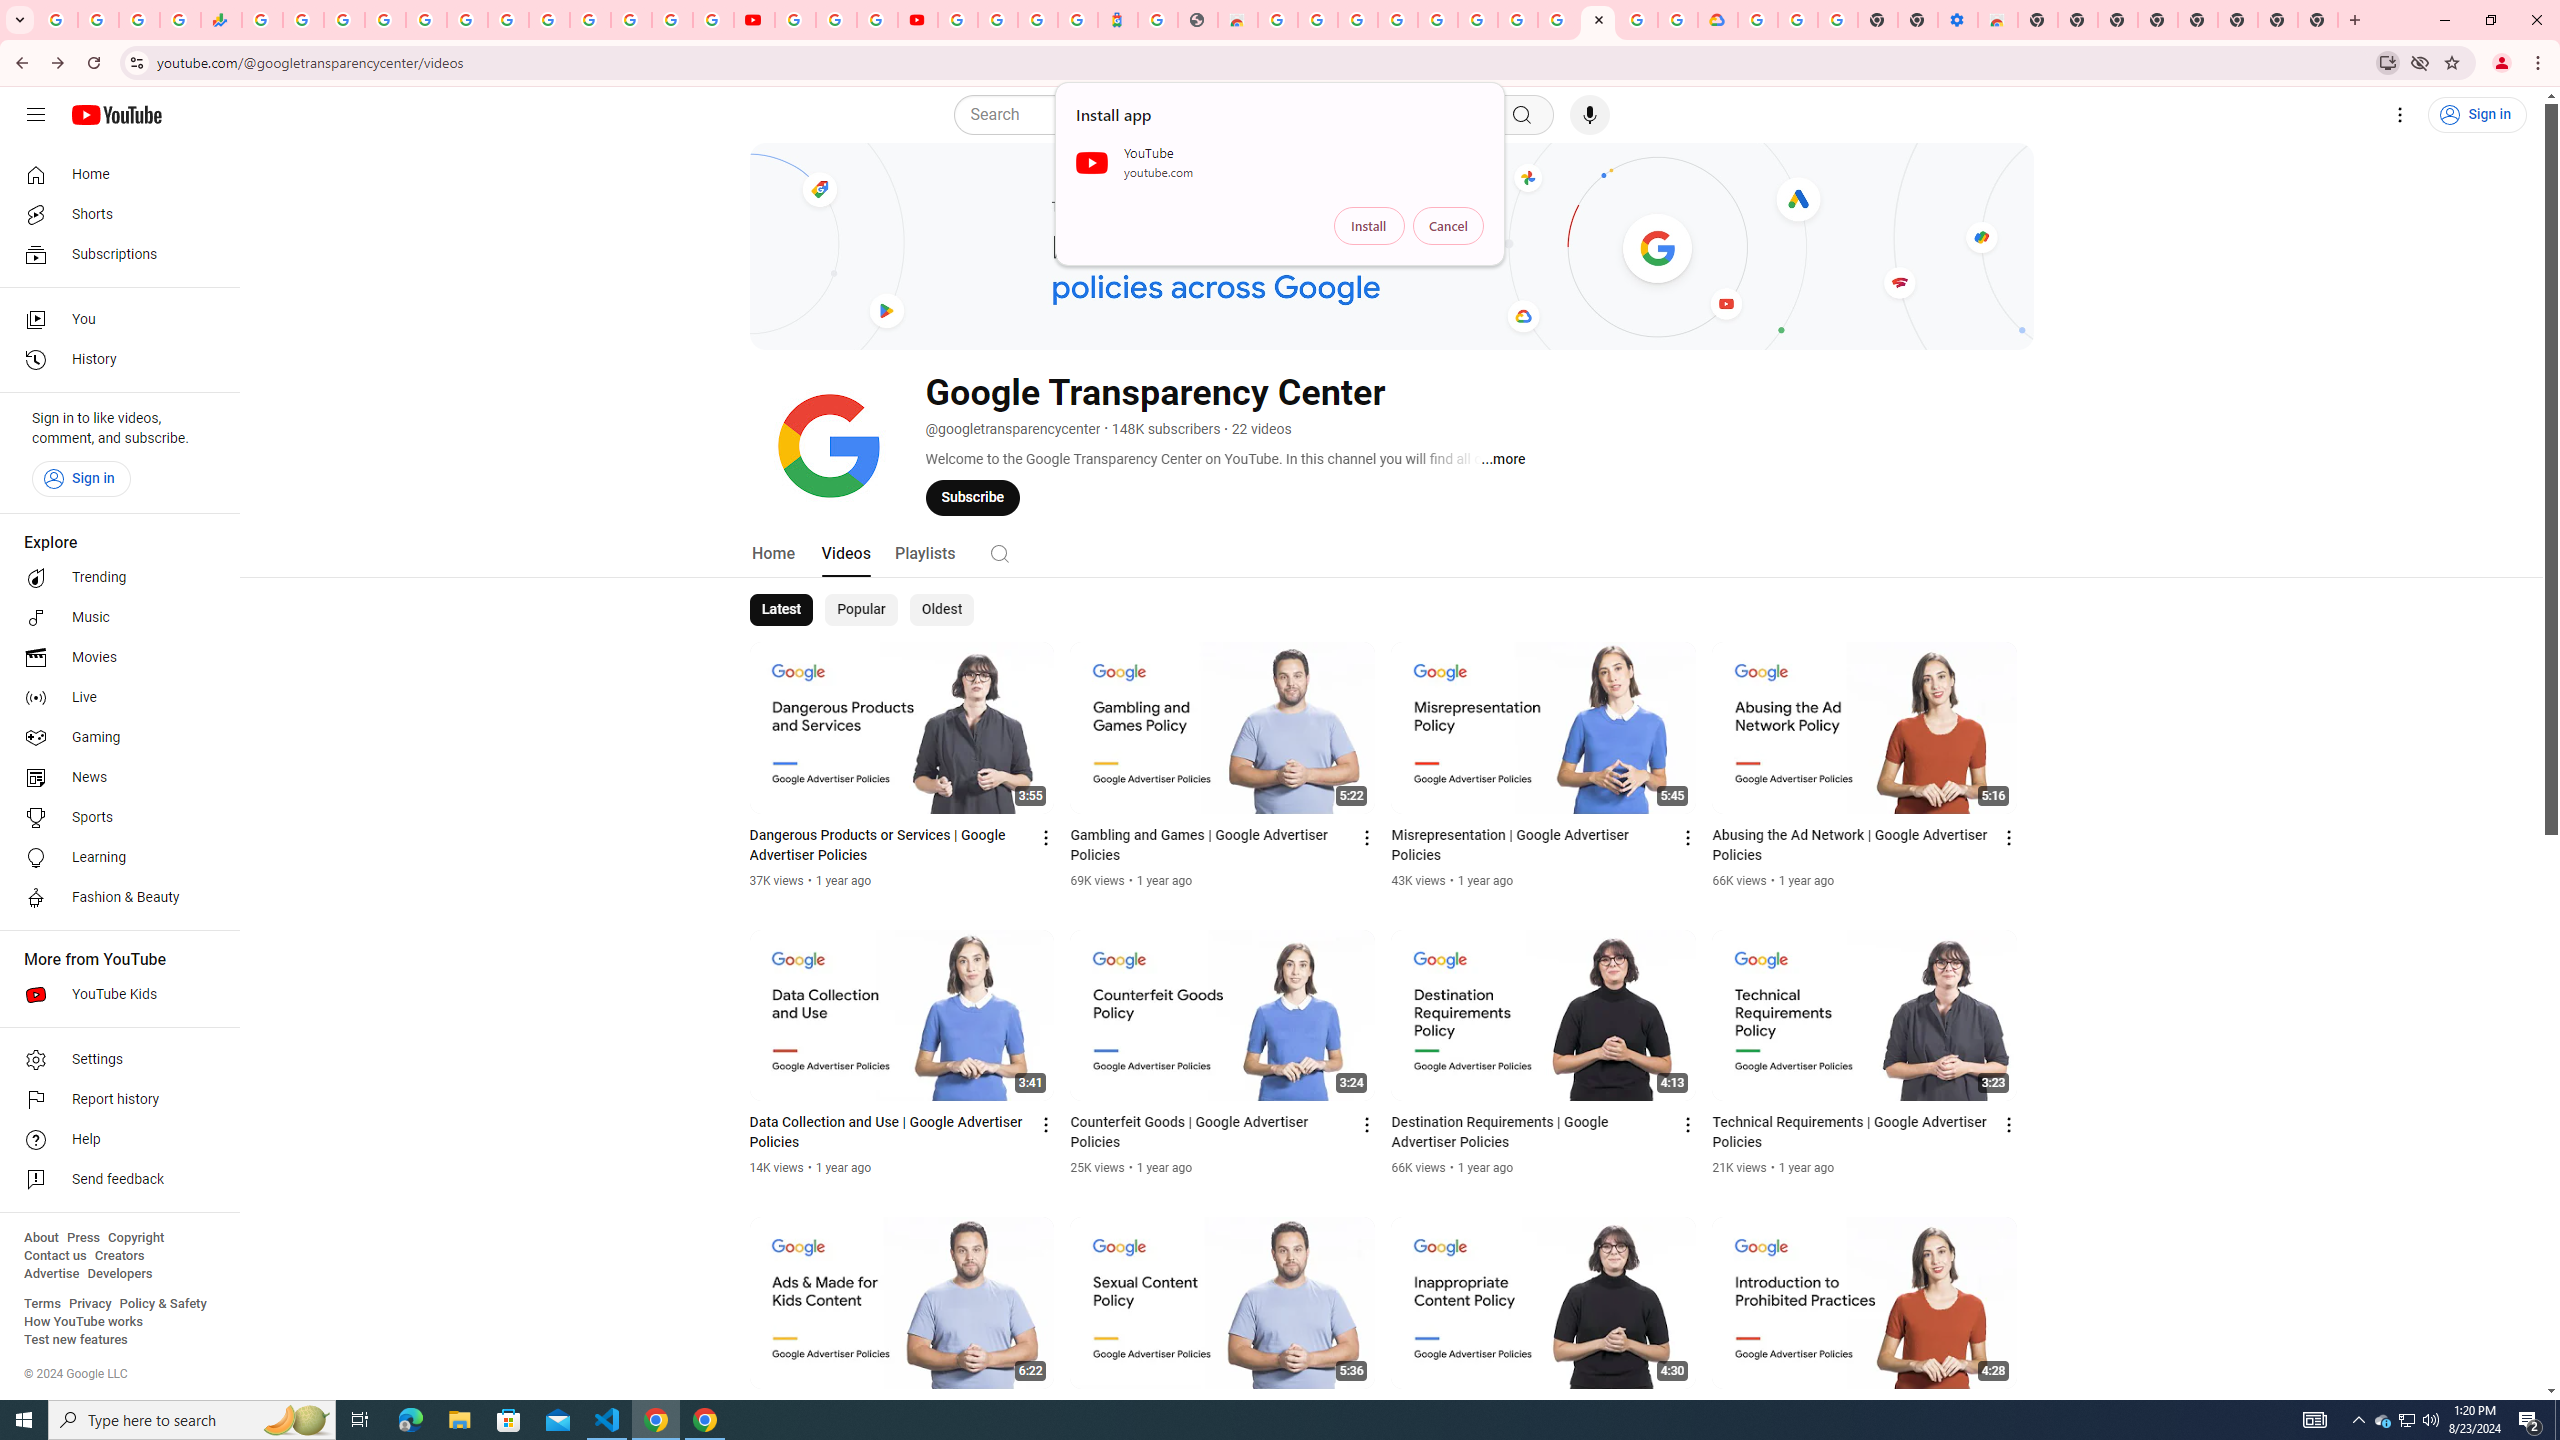 This screenshot has height=1440, width=2560. What do you see at coordinates (113, 995) in the screenshot?
I see `'YouTube Kids'` at bounding box center [113, 995].